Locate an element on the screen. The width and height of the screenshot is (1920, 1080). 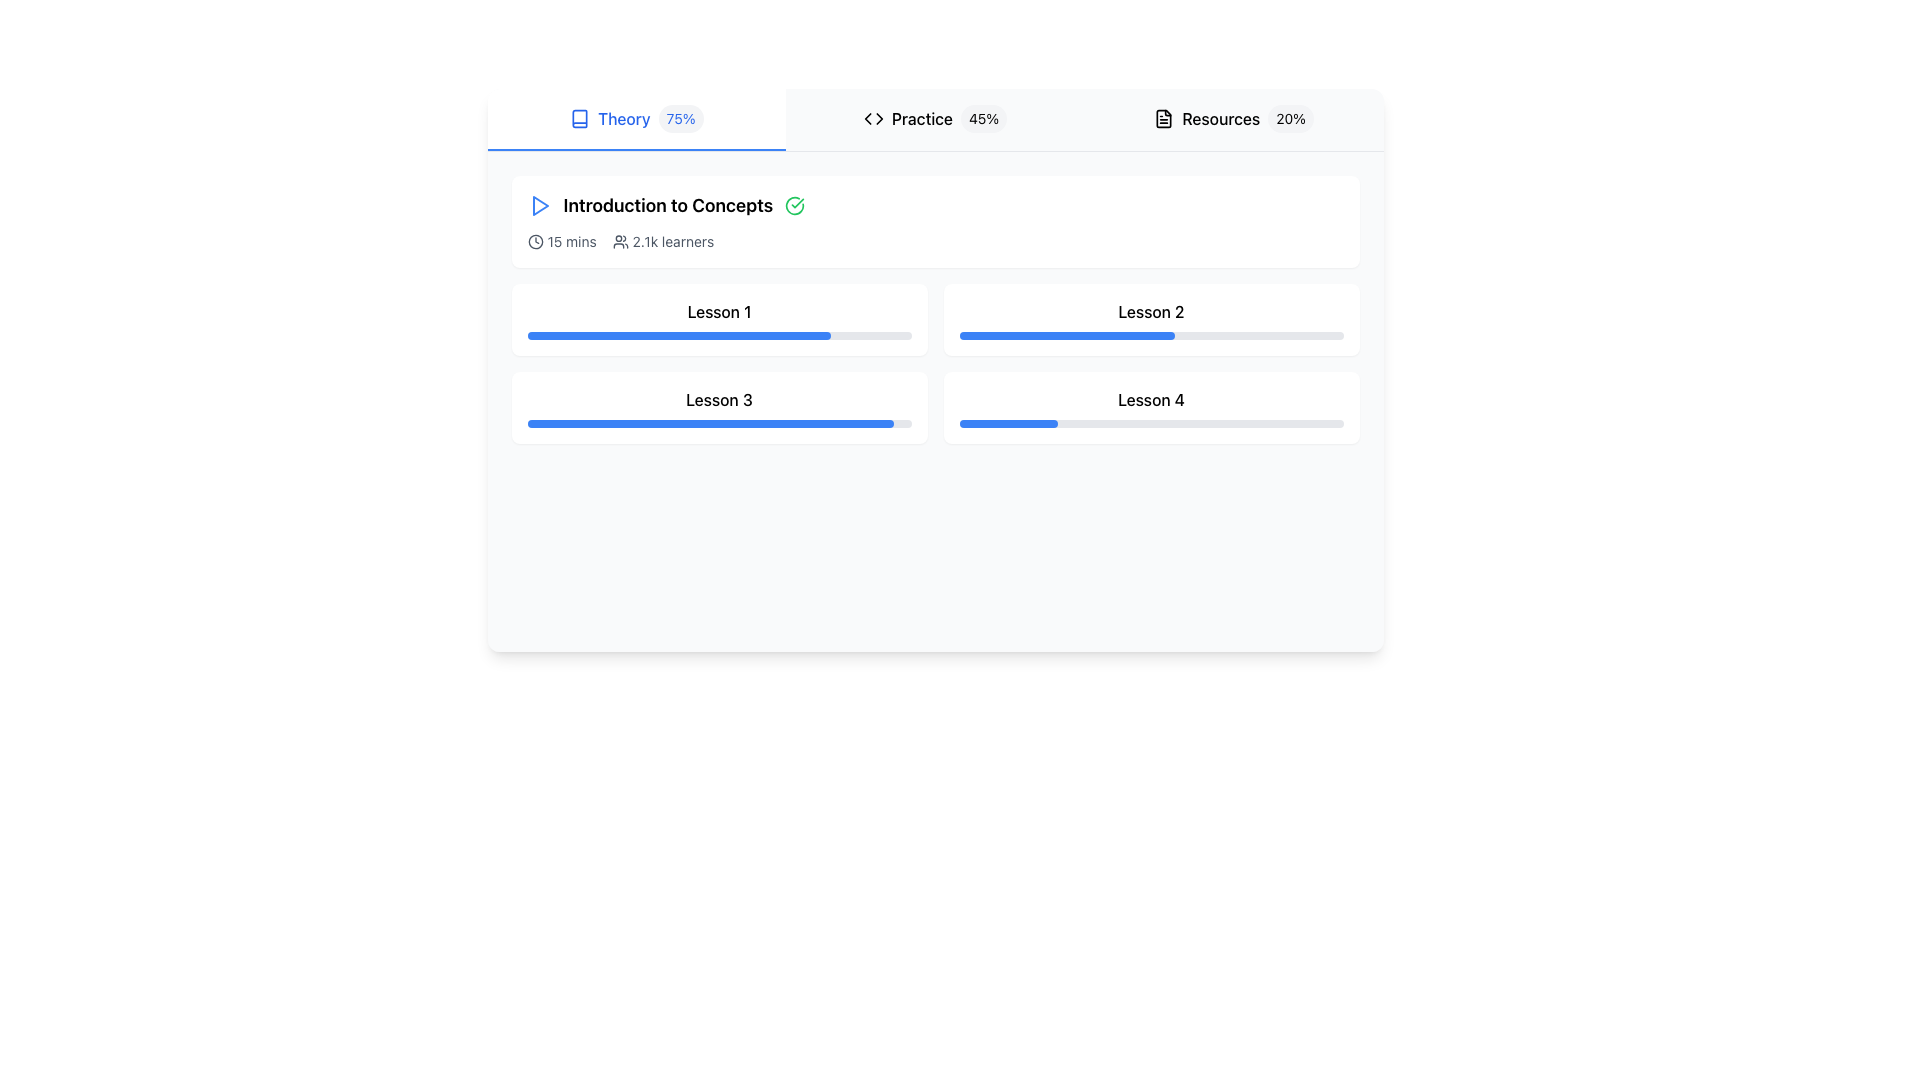
the 'Theory' tab button in the navigation bar, which is styled with a blue and white color scheme and has a progress badge reading '75%' is located at coordinates (635, 119).